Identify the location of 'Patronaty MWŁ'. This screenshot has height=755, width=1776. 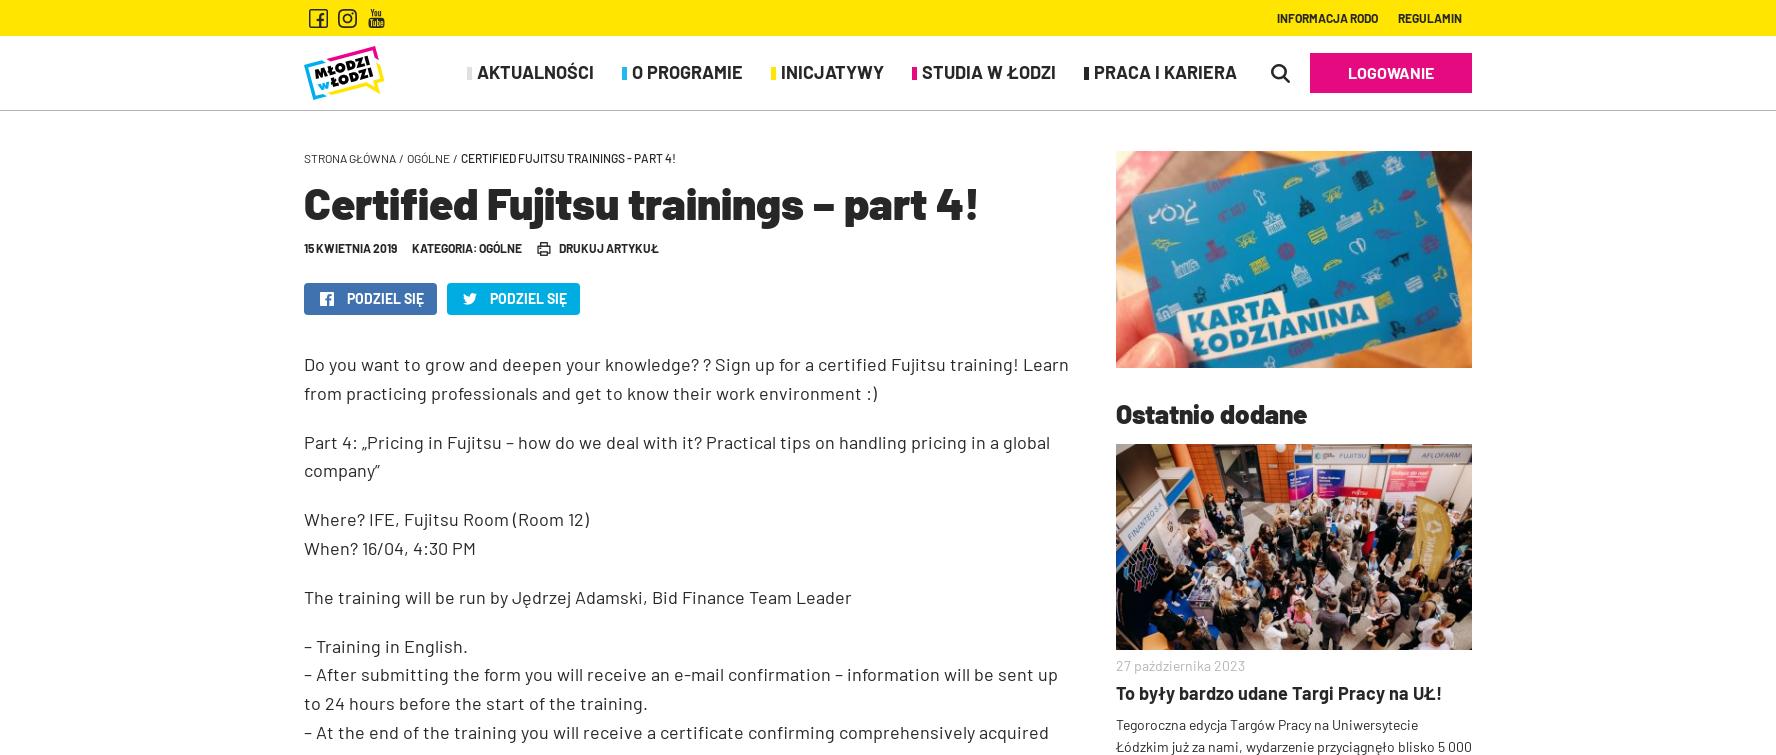
(357, 181).